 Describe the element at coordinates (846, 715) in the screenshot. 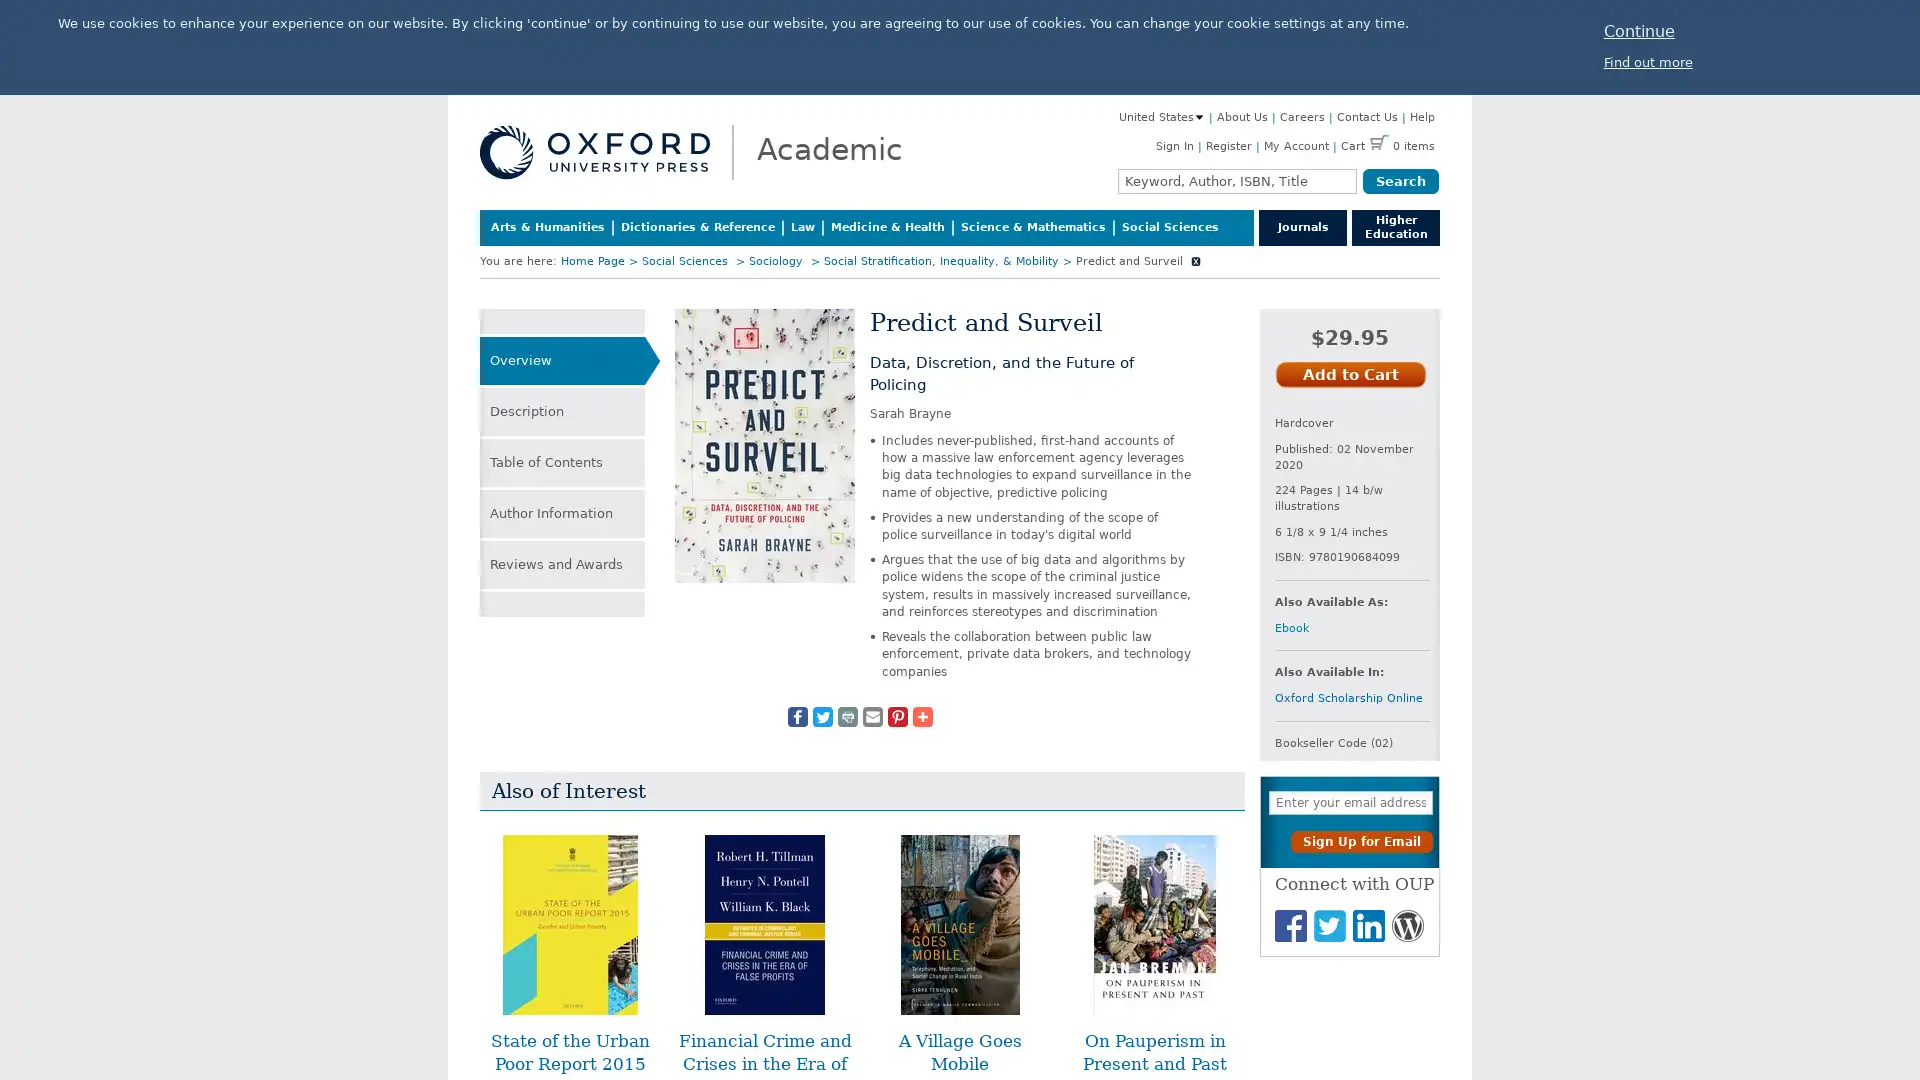

I see `Share to Print` at that location.